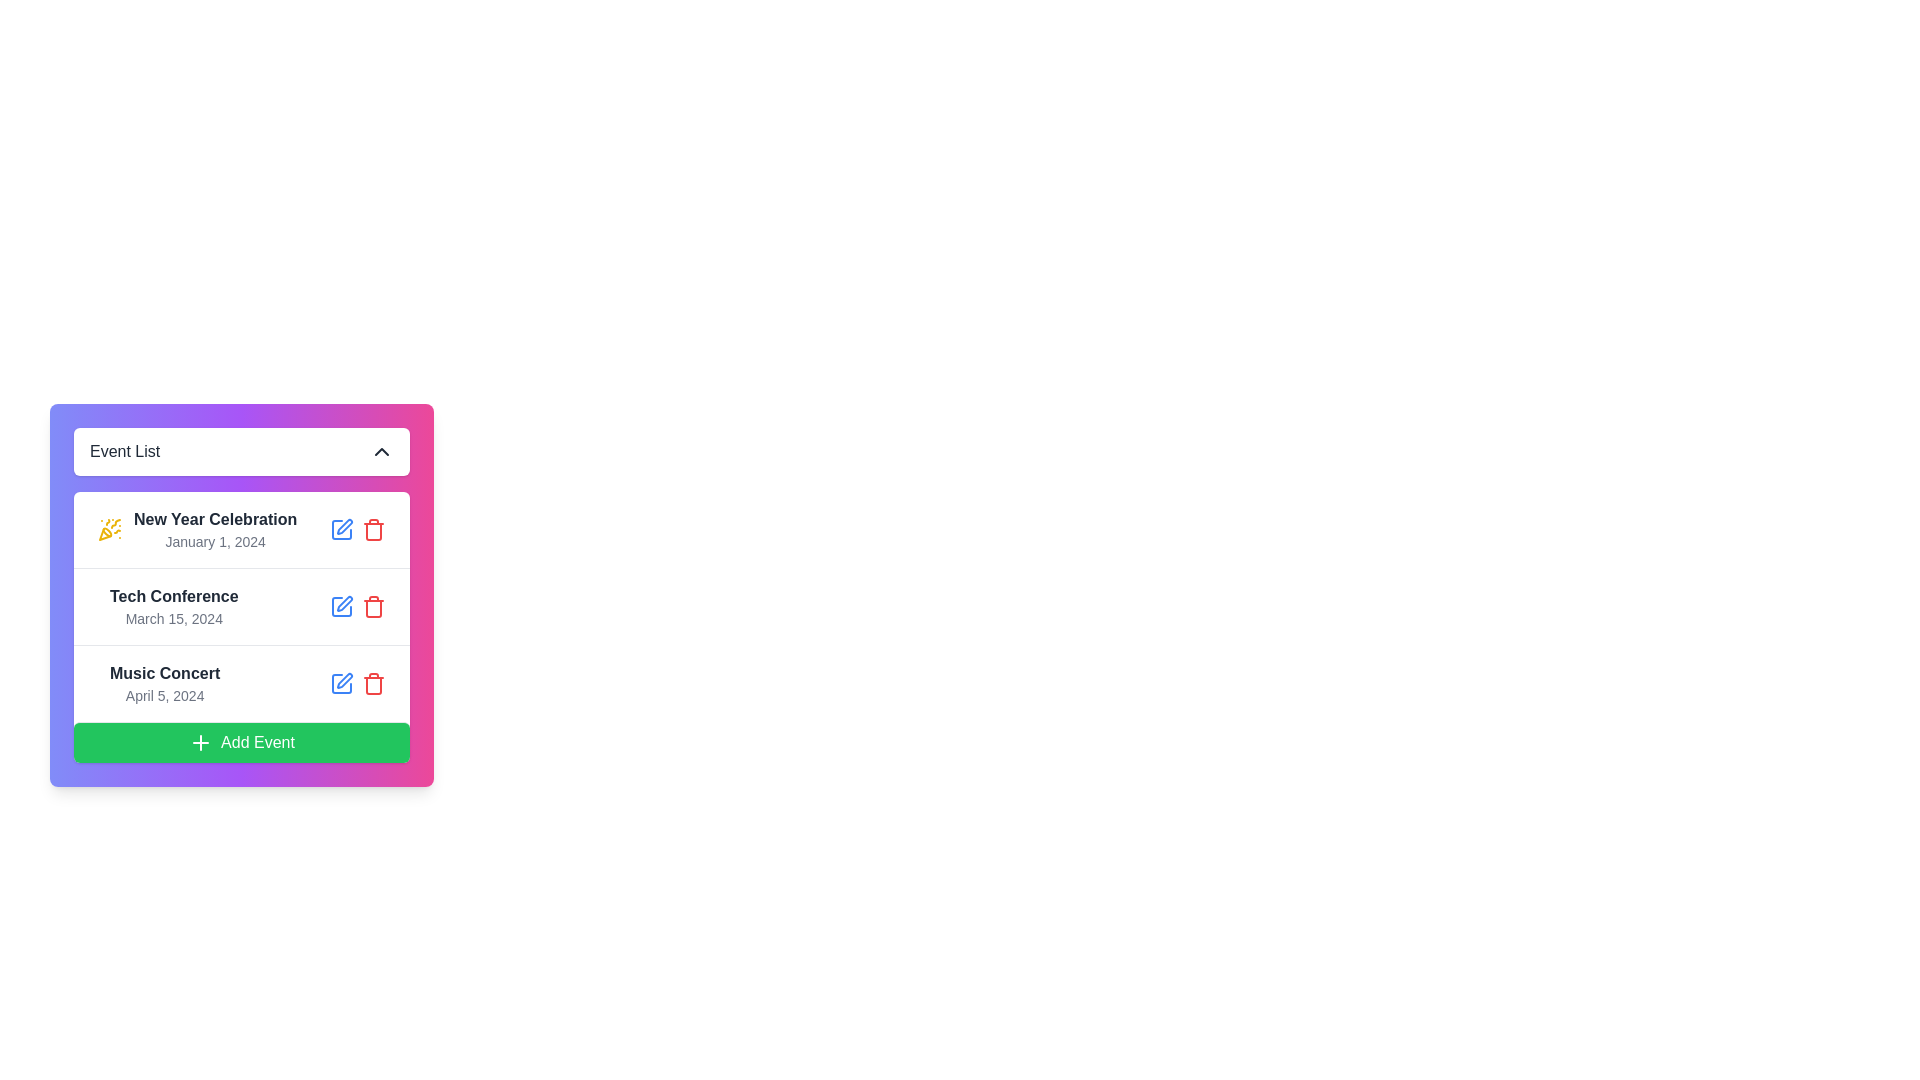  What do you see at coordinates (345, 526) in the screenshot?
I see `the leftmost edit icon located within the 'New Year Celebration' event card` at bounding box center [345, 526].